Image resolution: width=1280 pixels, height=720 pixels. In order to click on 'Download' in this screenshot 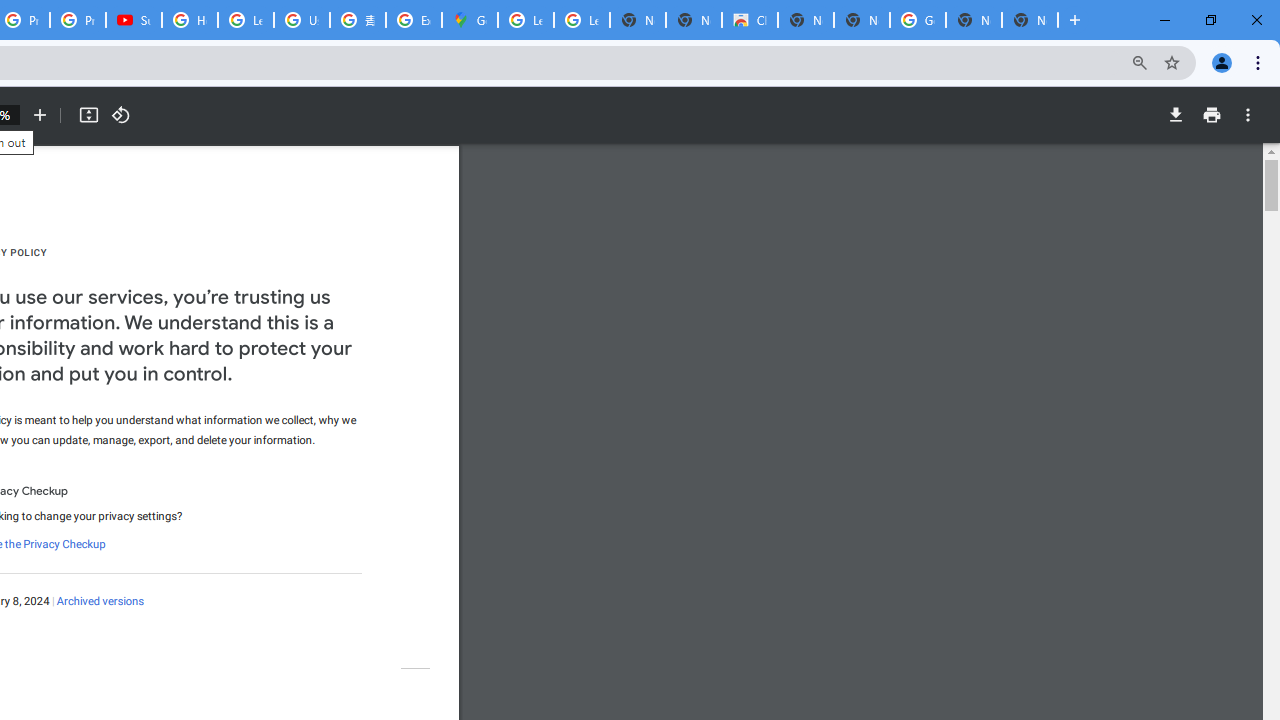, I will do `click(1175, 115)`.